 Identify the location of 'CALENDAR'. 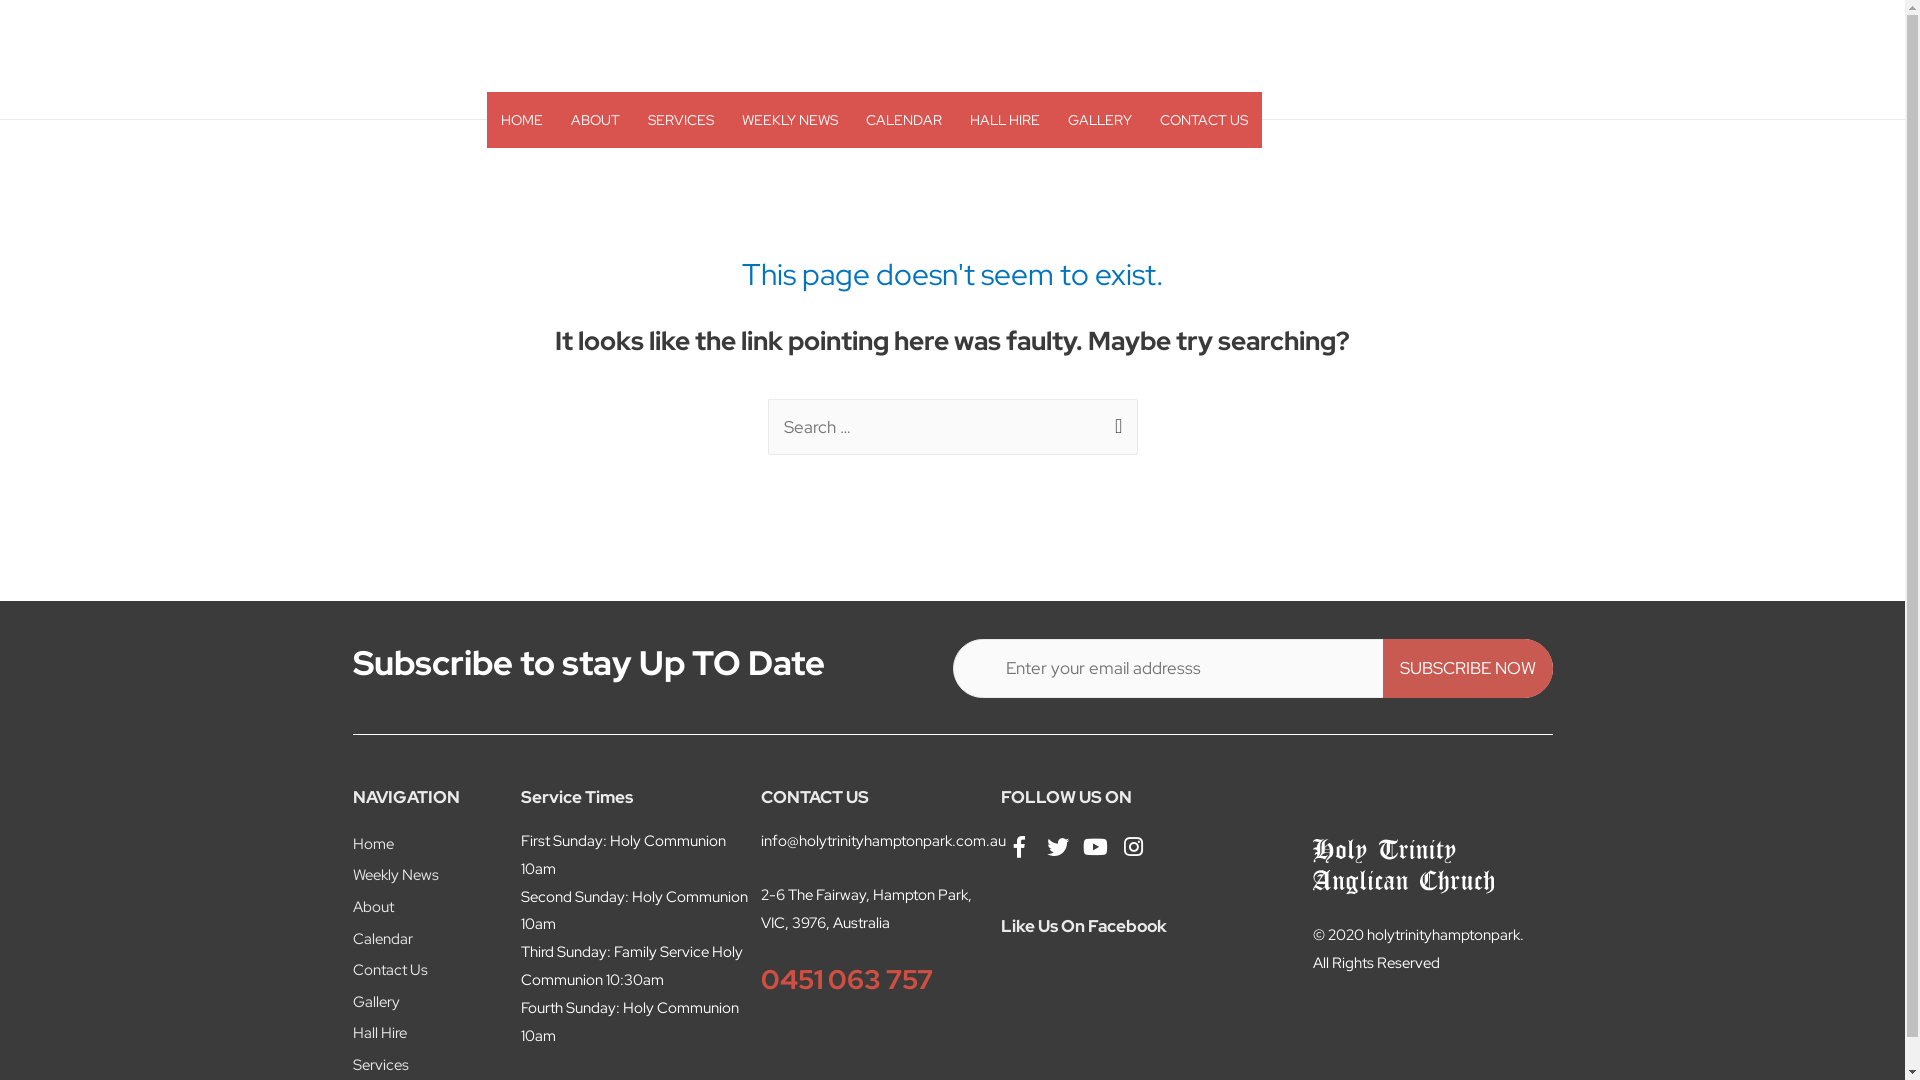
(902, 119).